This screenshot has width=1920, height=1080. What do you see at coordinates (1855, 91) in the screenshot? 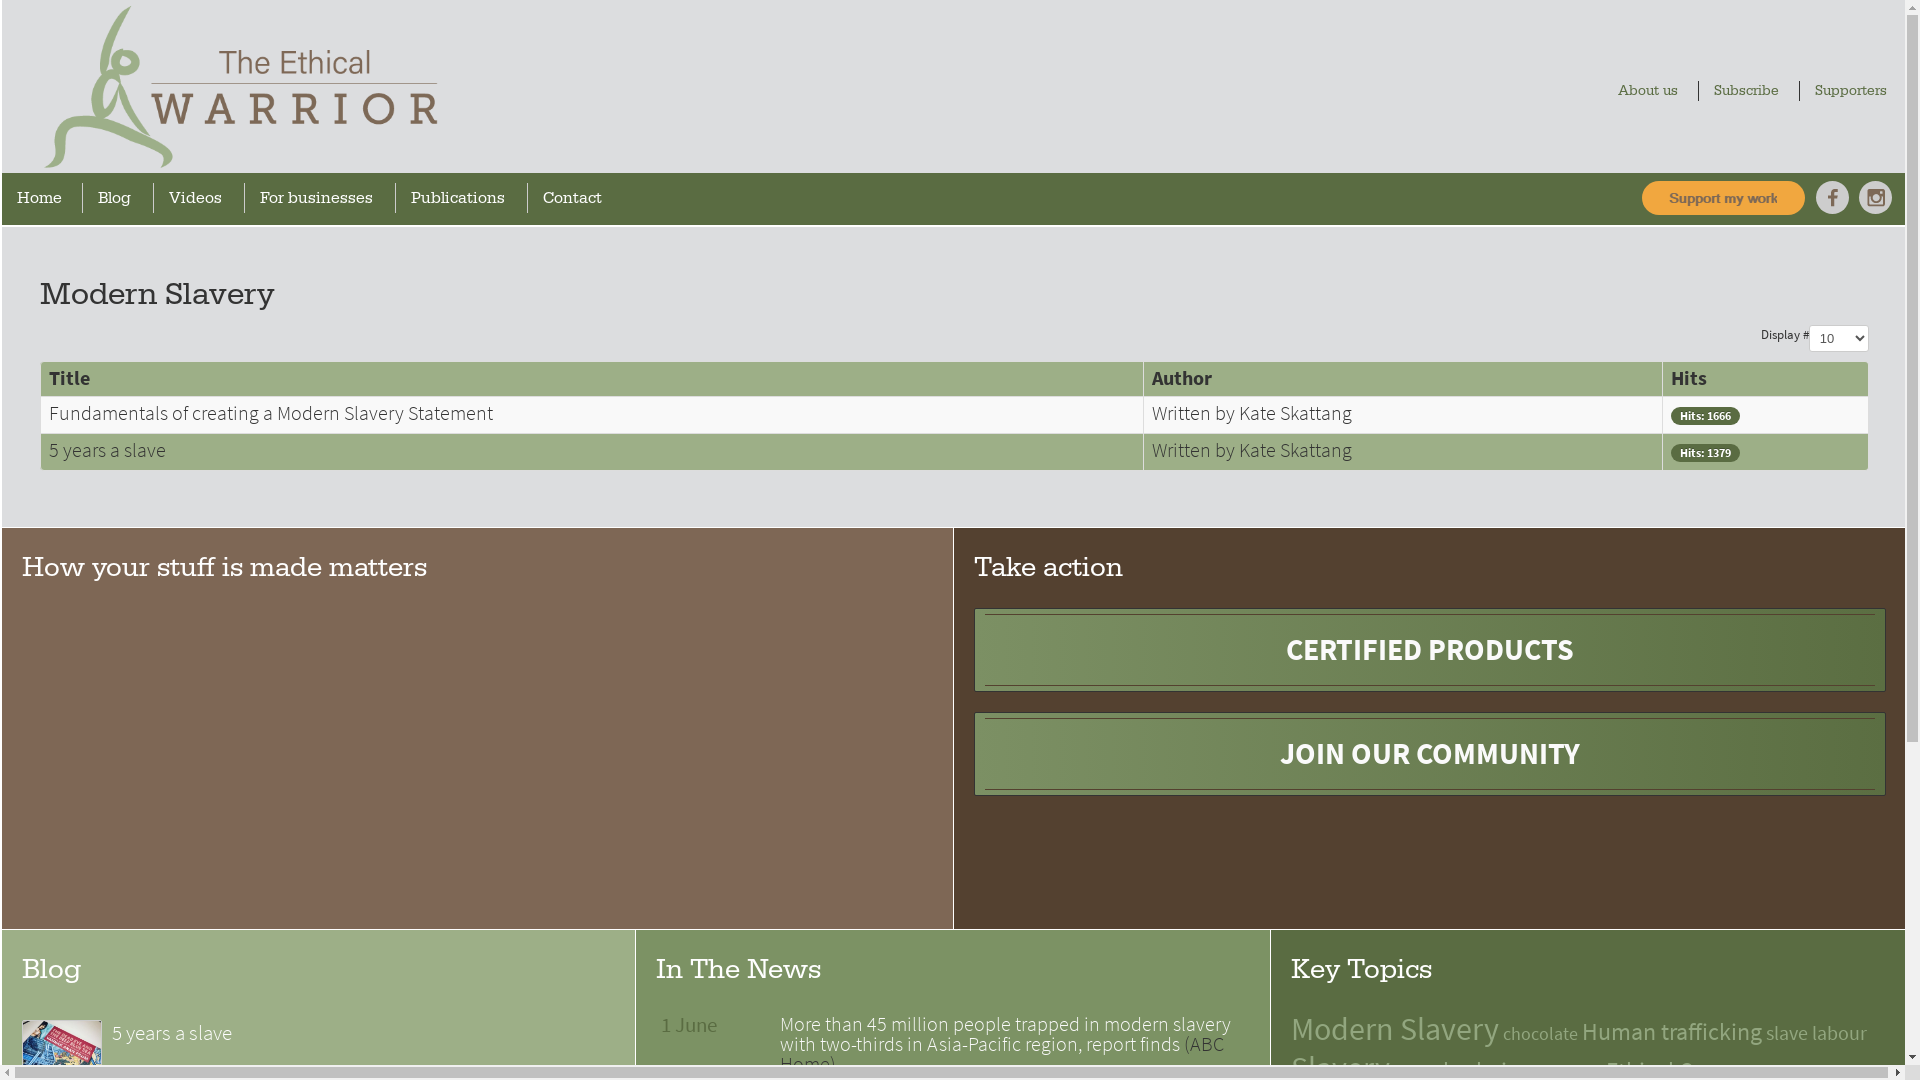
I see `'Supporters'` at bounding box center [1855, 91].